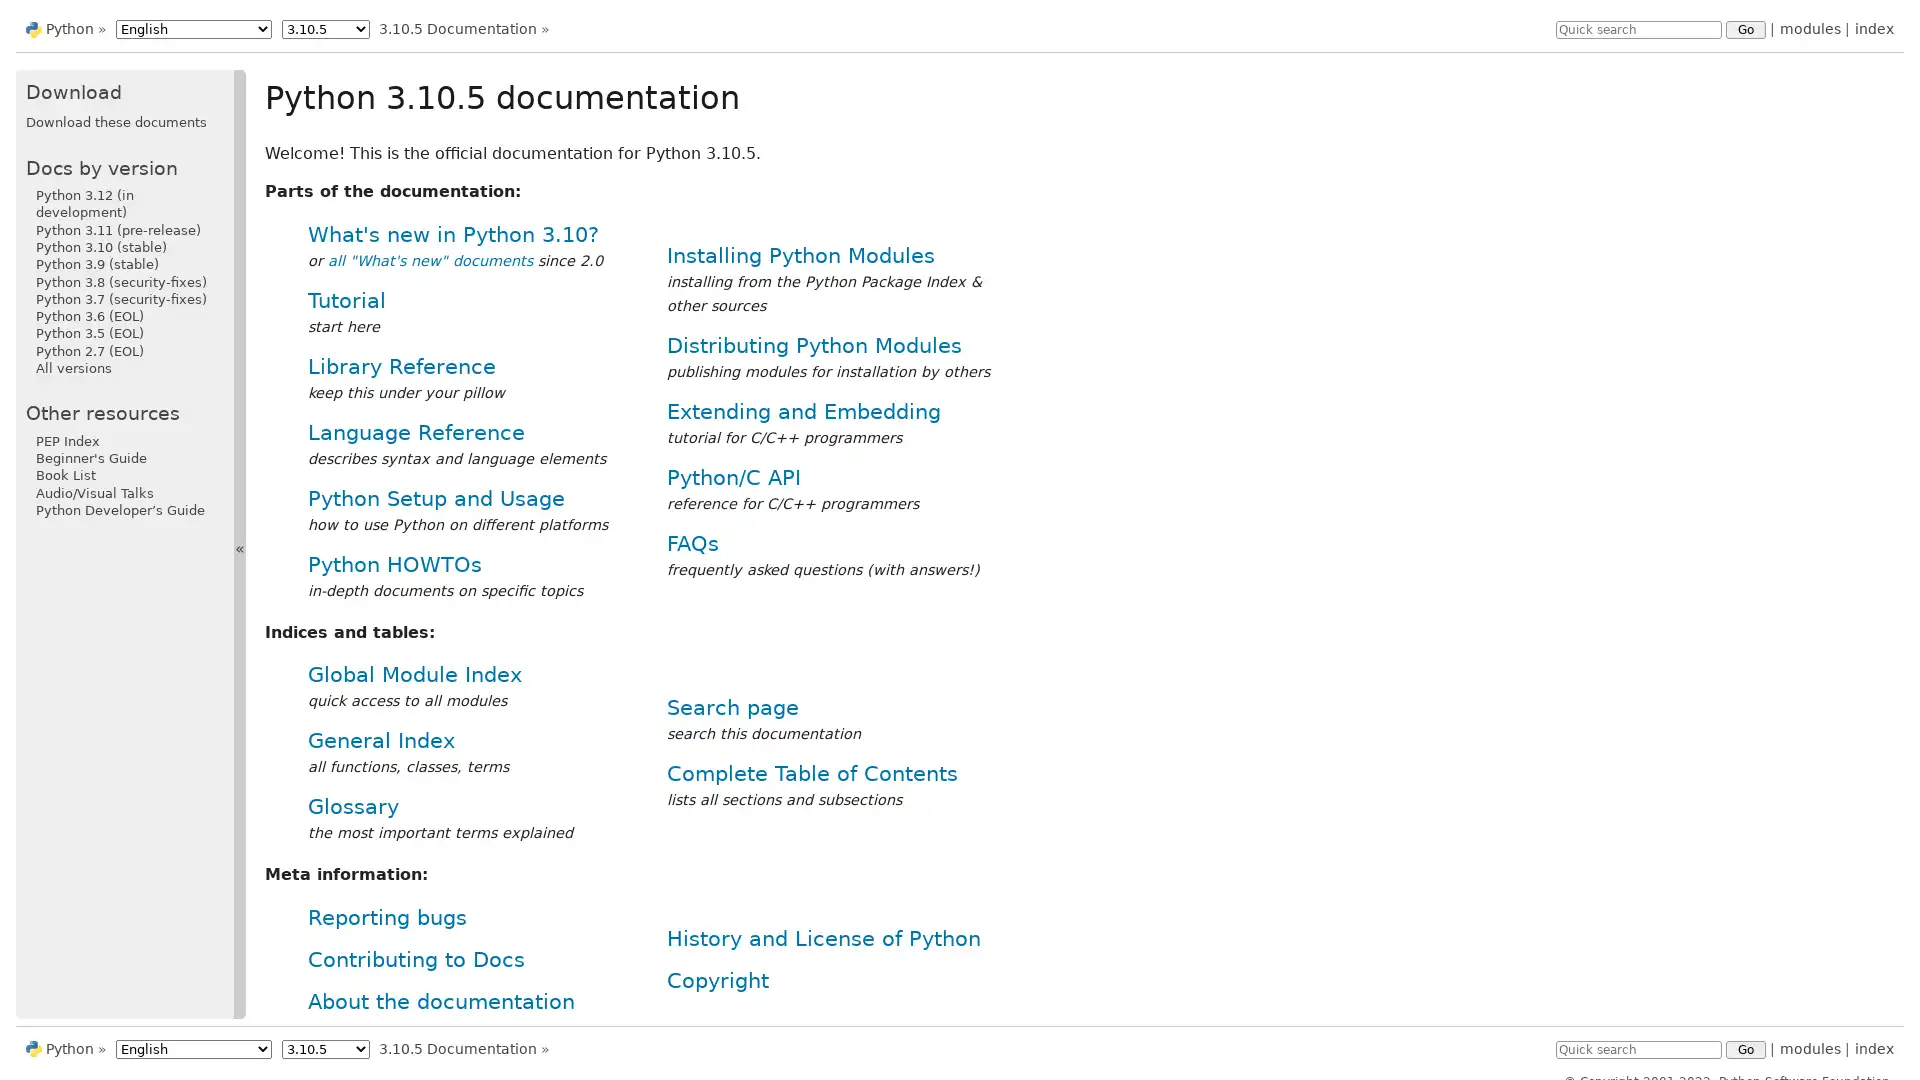 This screenshot has width=1920, height=1080. Describe the element at coordinates (1745, 1048) in the screenshot. I see `Go` at that location.